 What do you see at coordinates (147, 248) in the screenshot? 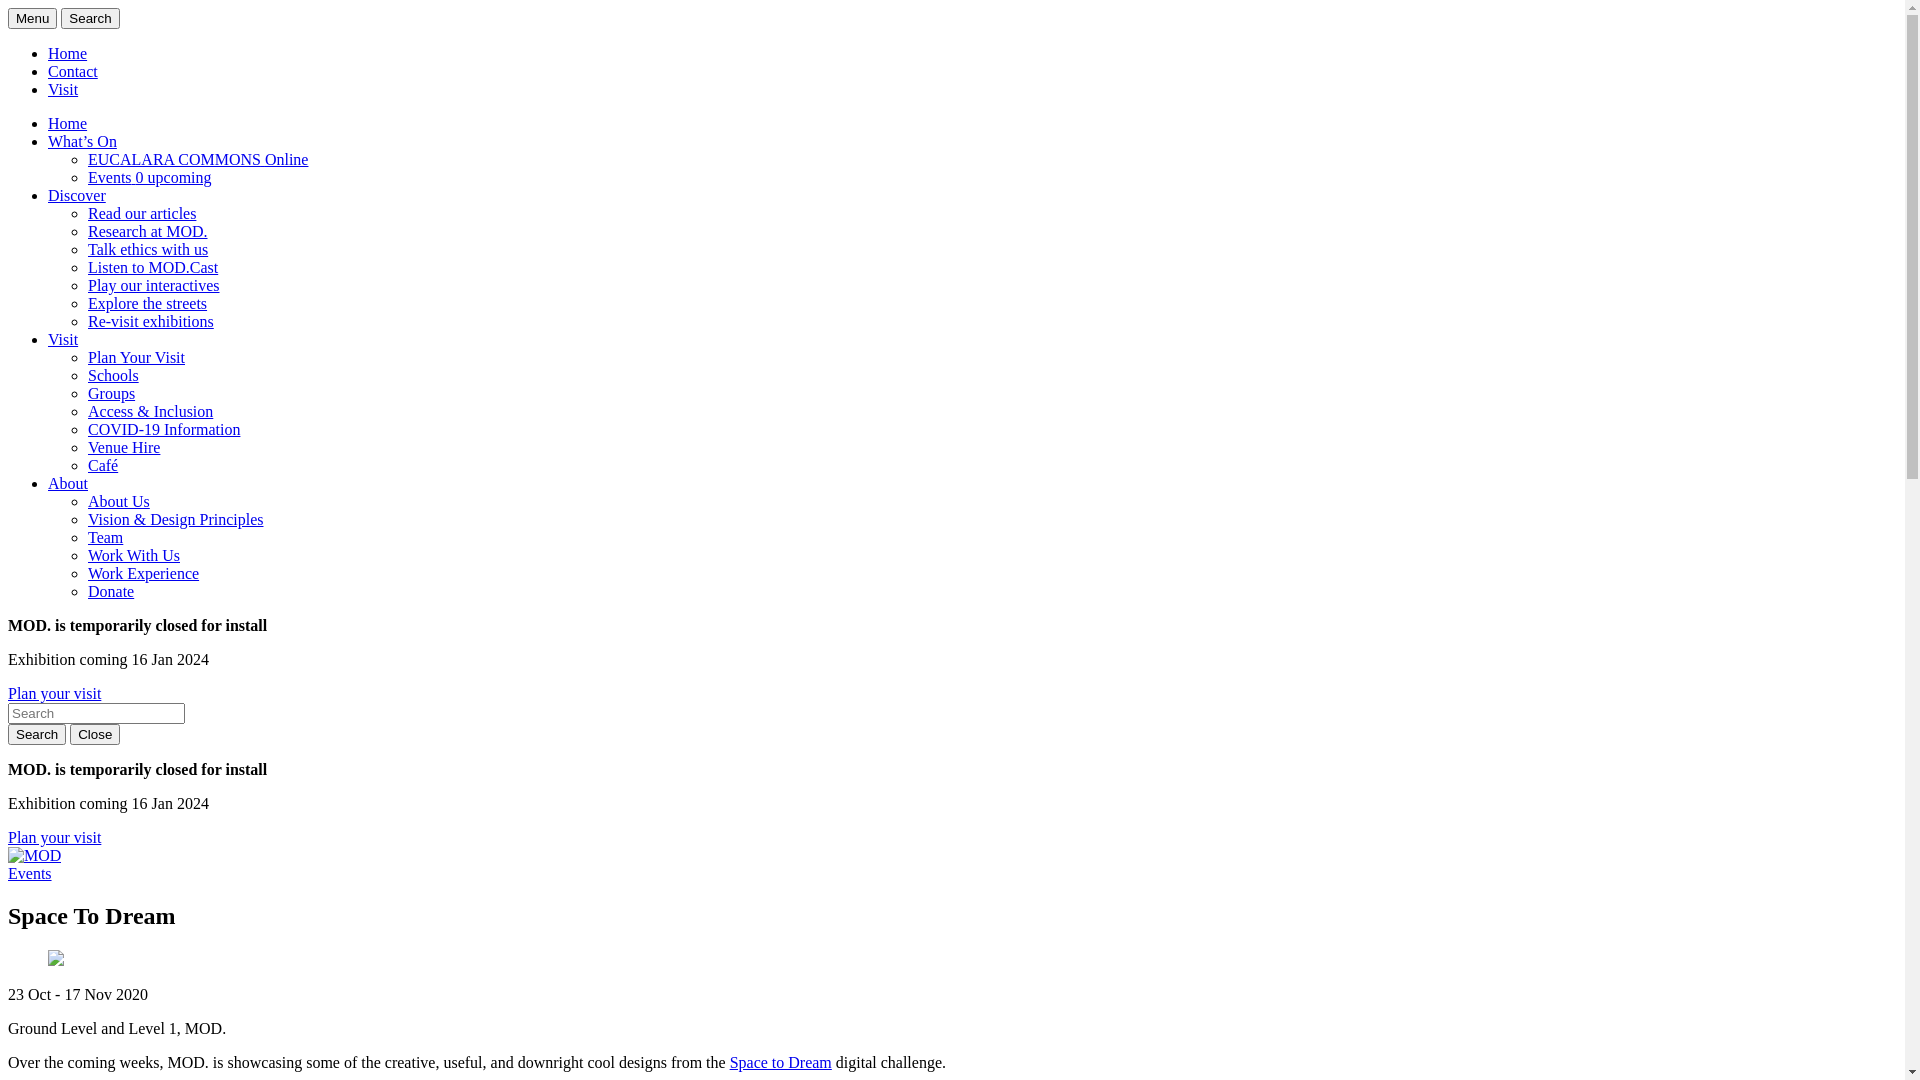
I see `'Talk ethics with us'` at bounding box center [147, 248].